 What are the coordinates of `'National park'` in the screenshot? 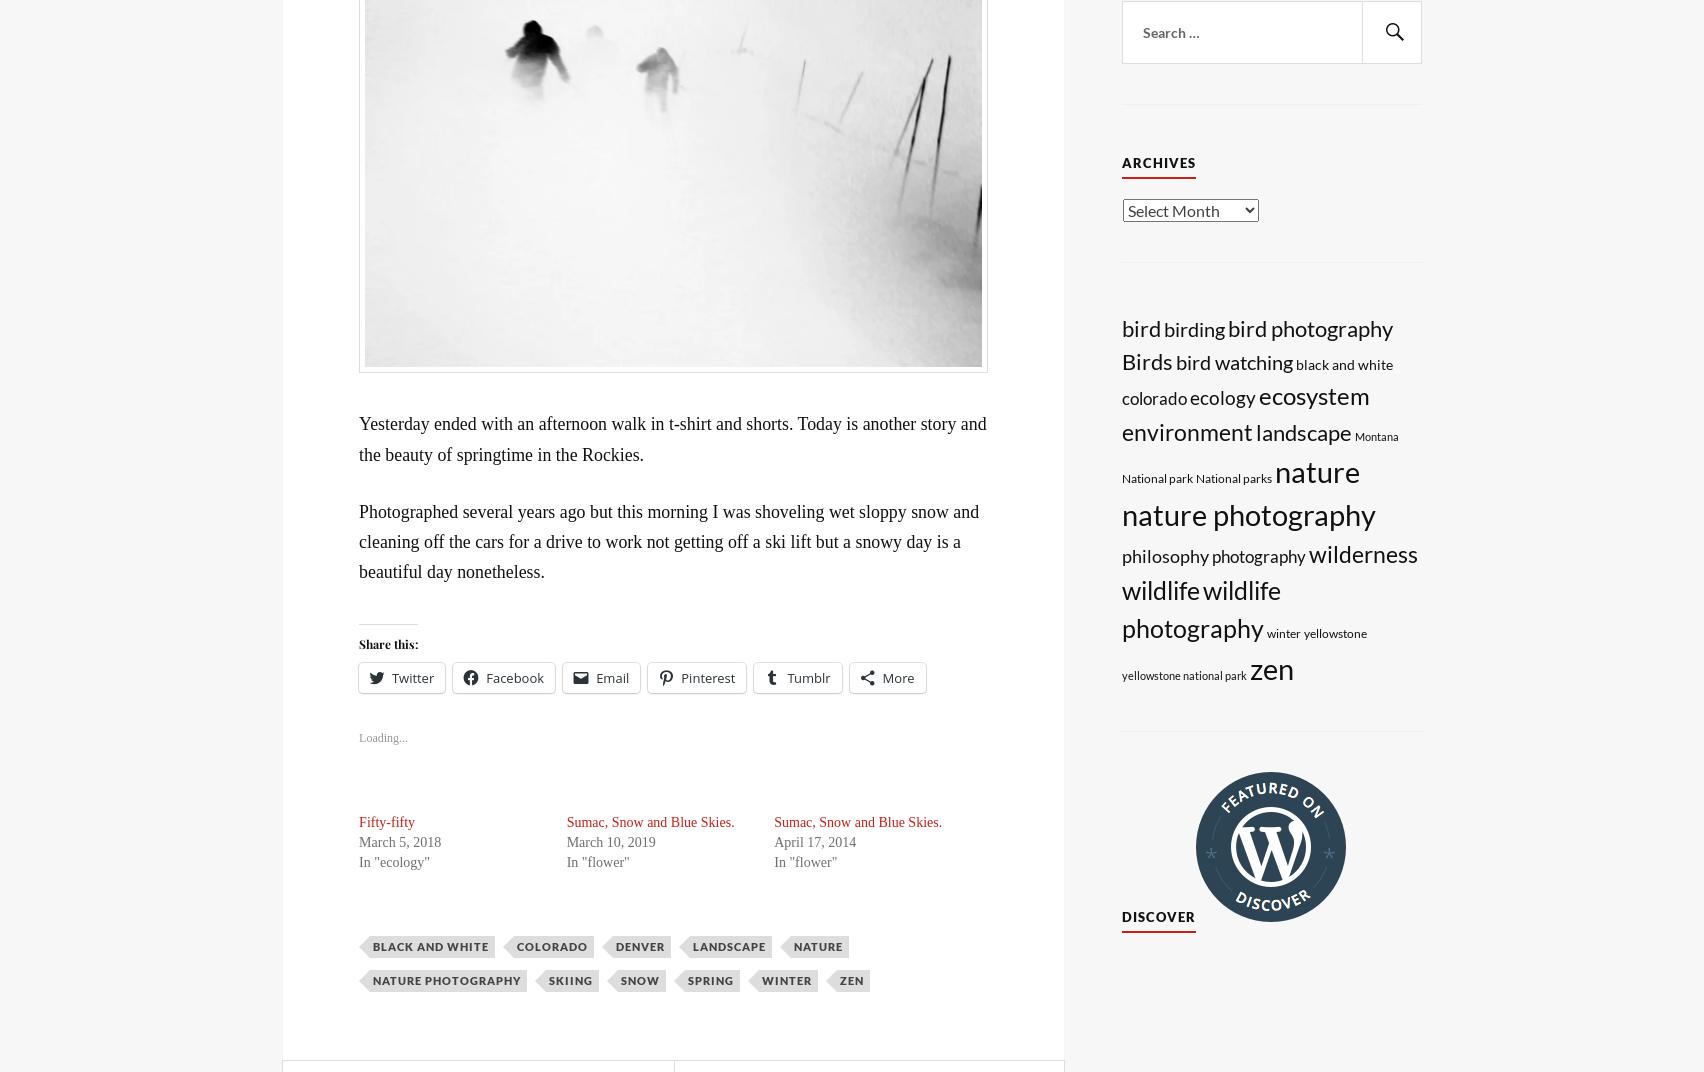 It's located at (1156, 478).